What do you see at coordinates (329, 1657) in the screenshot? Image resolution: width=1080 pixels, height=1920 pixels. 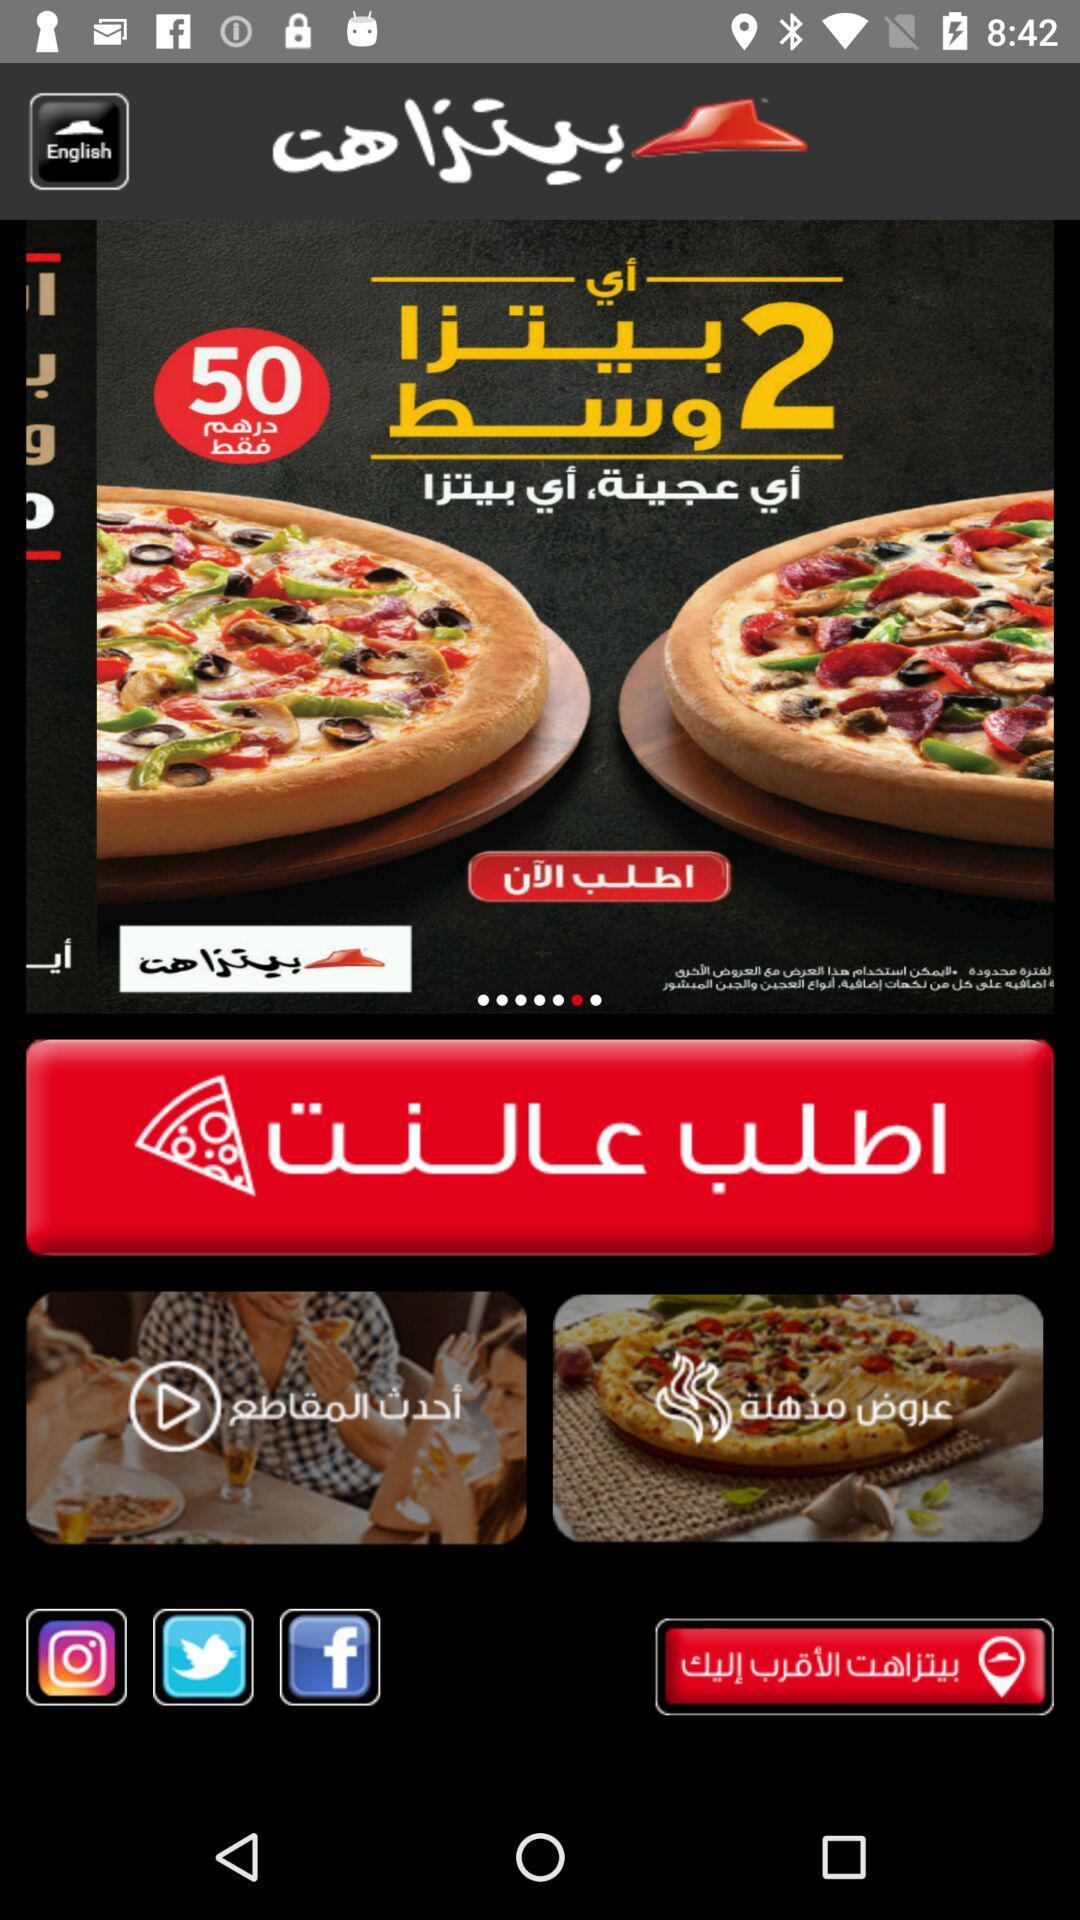 I see `share on facebook` at bounding box center [329, 1657].